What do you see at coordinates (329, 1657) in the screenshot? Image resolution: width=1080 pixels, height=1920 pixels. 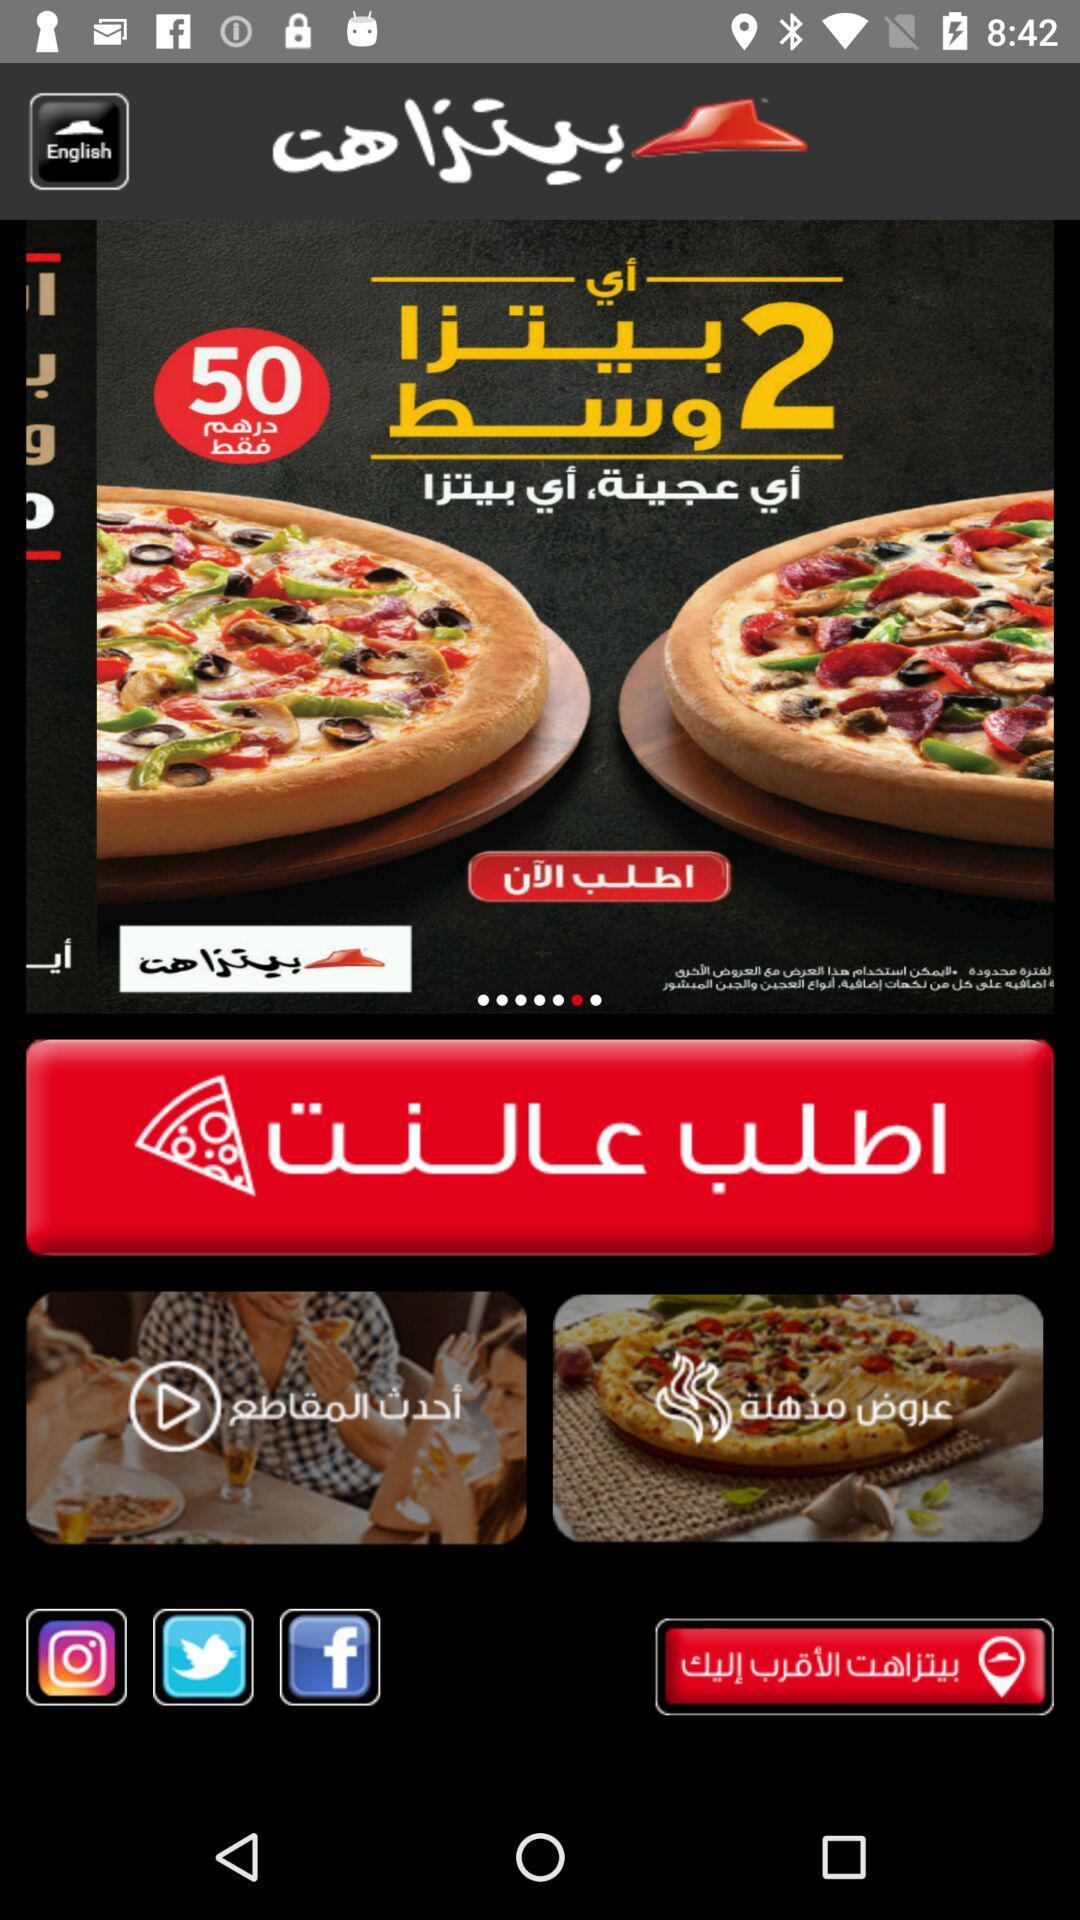 I see `share on facebook` at bounding box center [329, 1657].